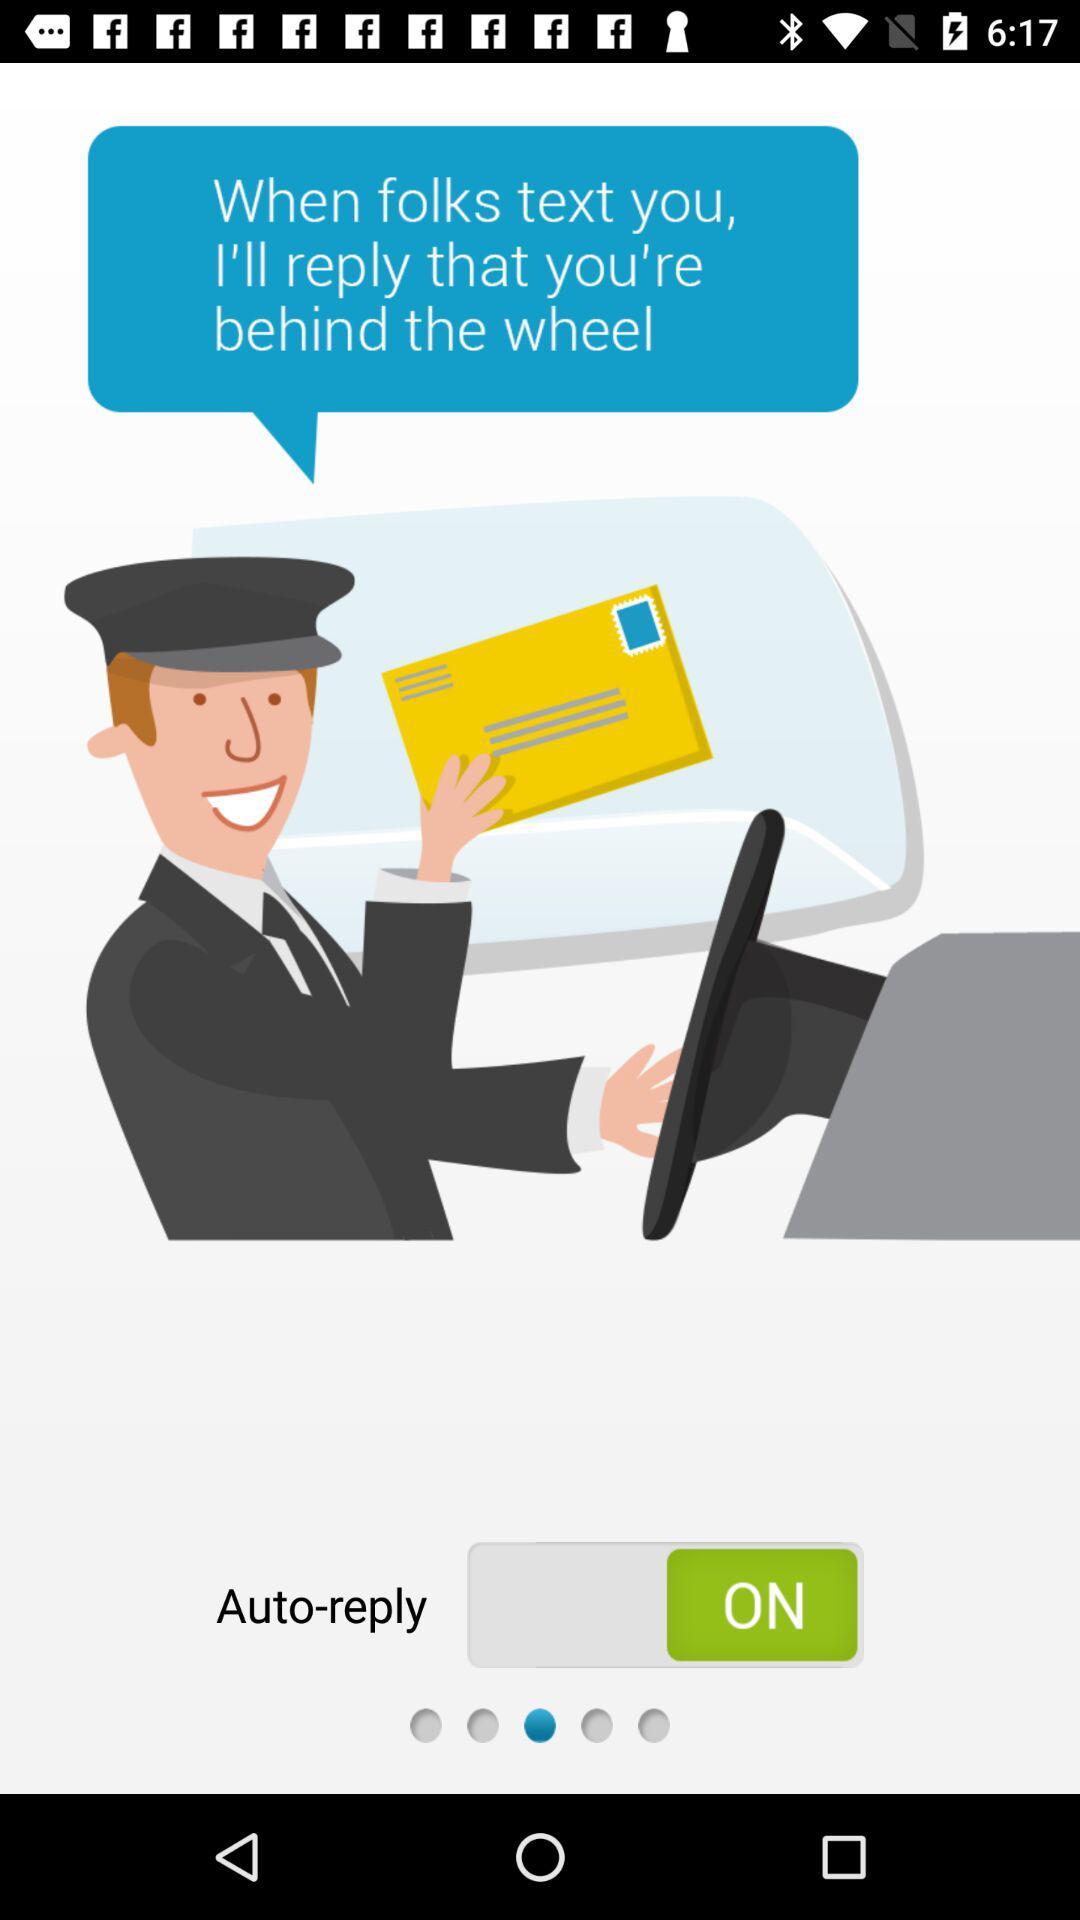 The image size is (1080, 1920). Describe the element at coordinates (665, 1604) in the screenshot. I see `the item to the right of the auto-reply app` at that location.